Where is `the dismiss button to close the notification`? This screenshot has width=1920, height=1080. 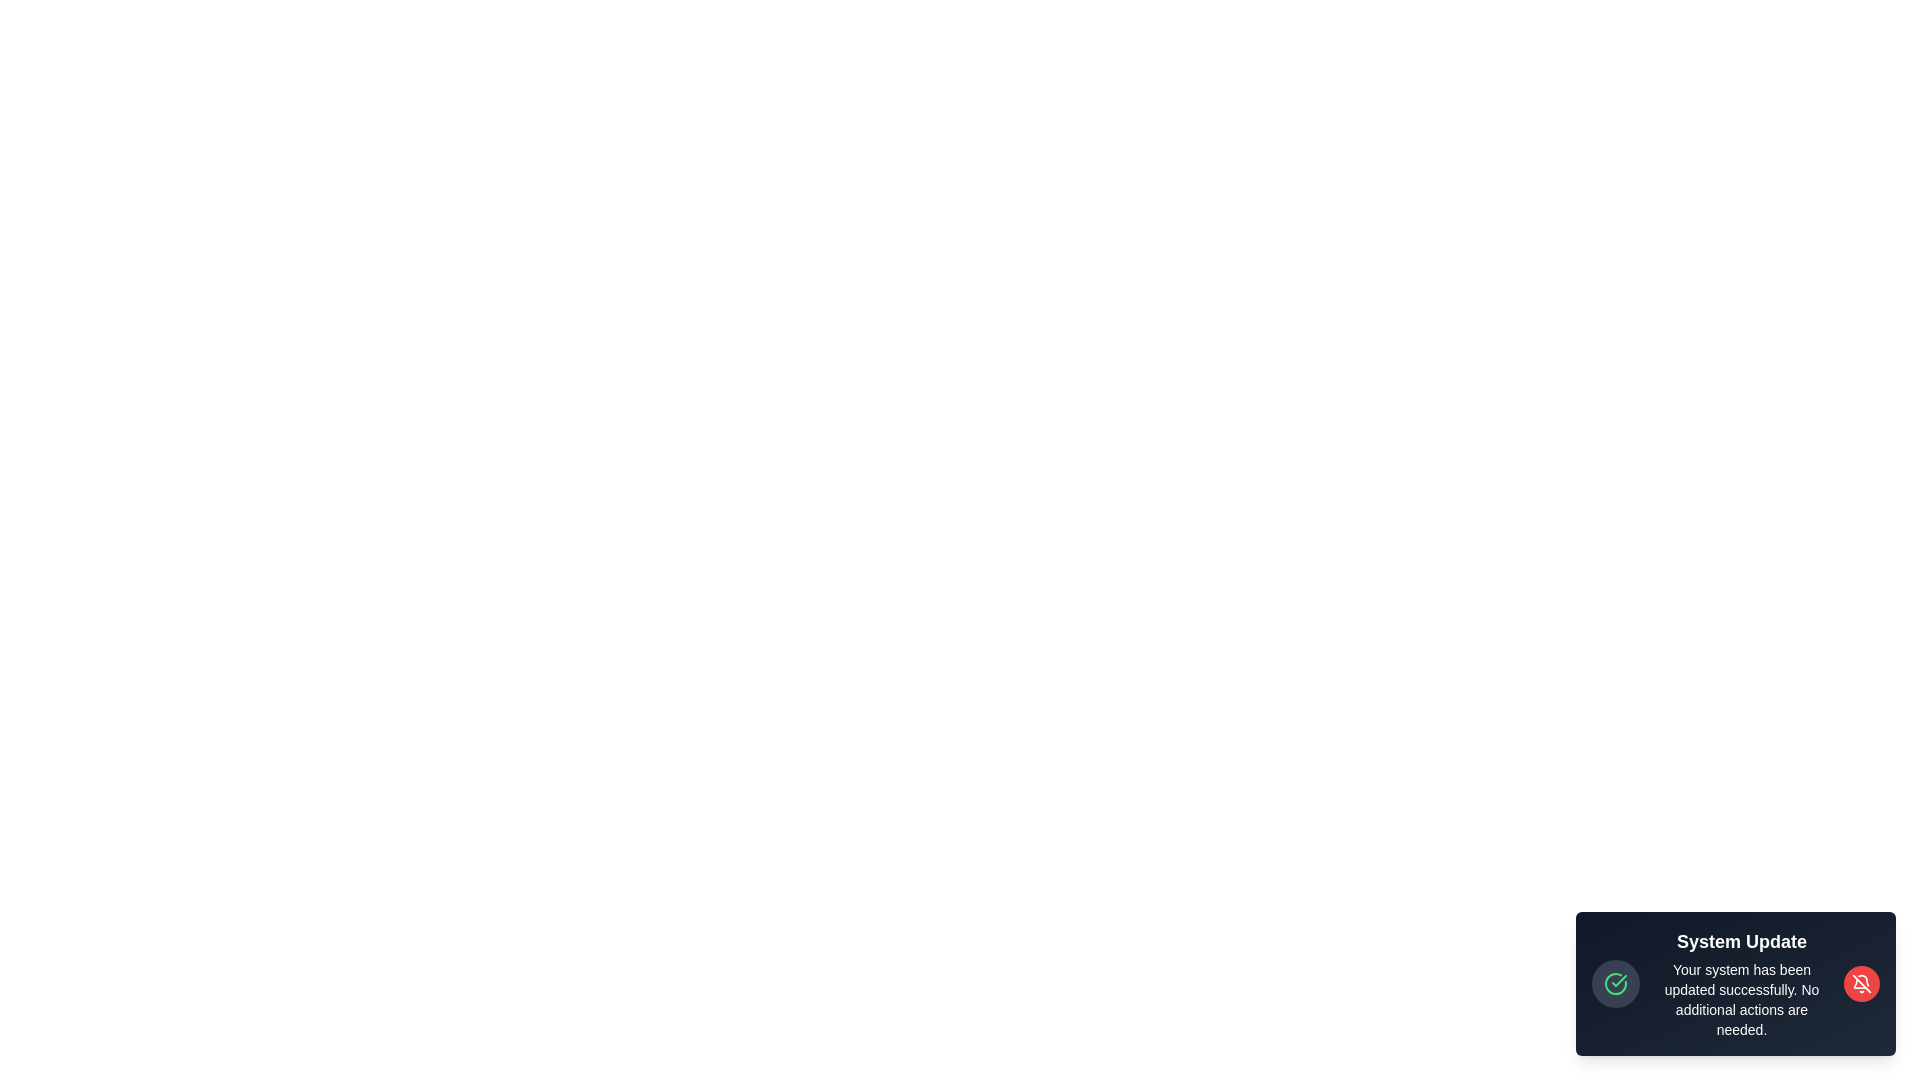
the dismiss button to close the notification is located at coordinates (1861, 982).